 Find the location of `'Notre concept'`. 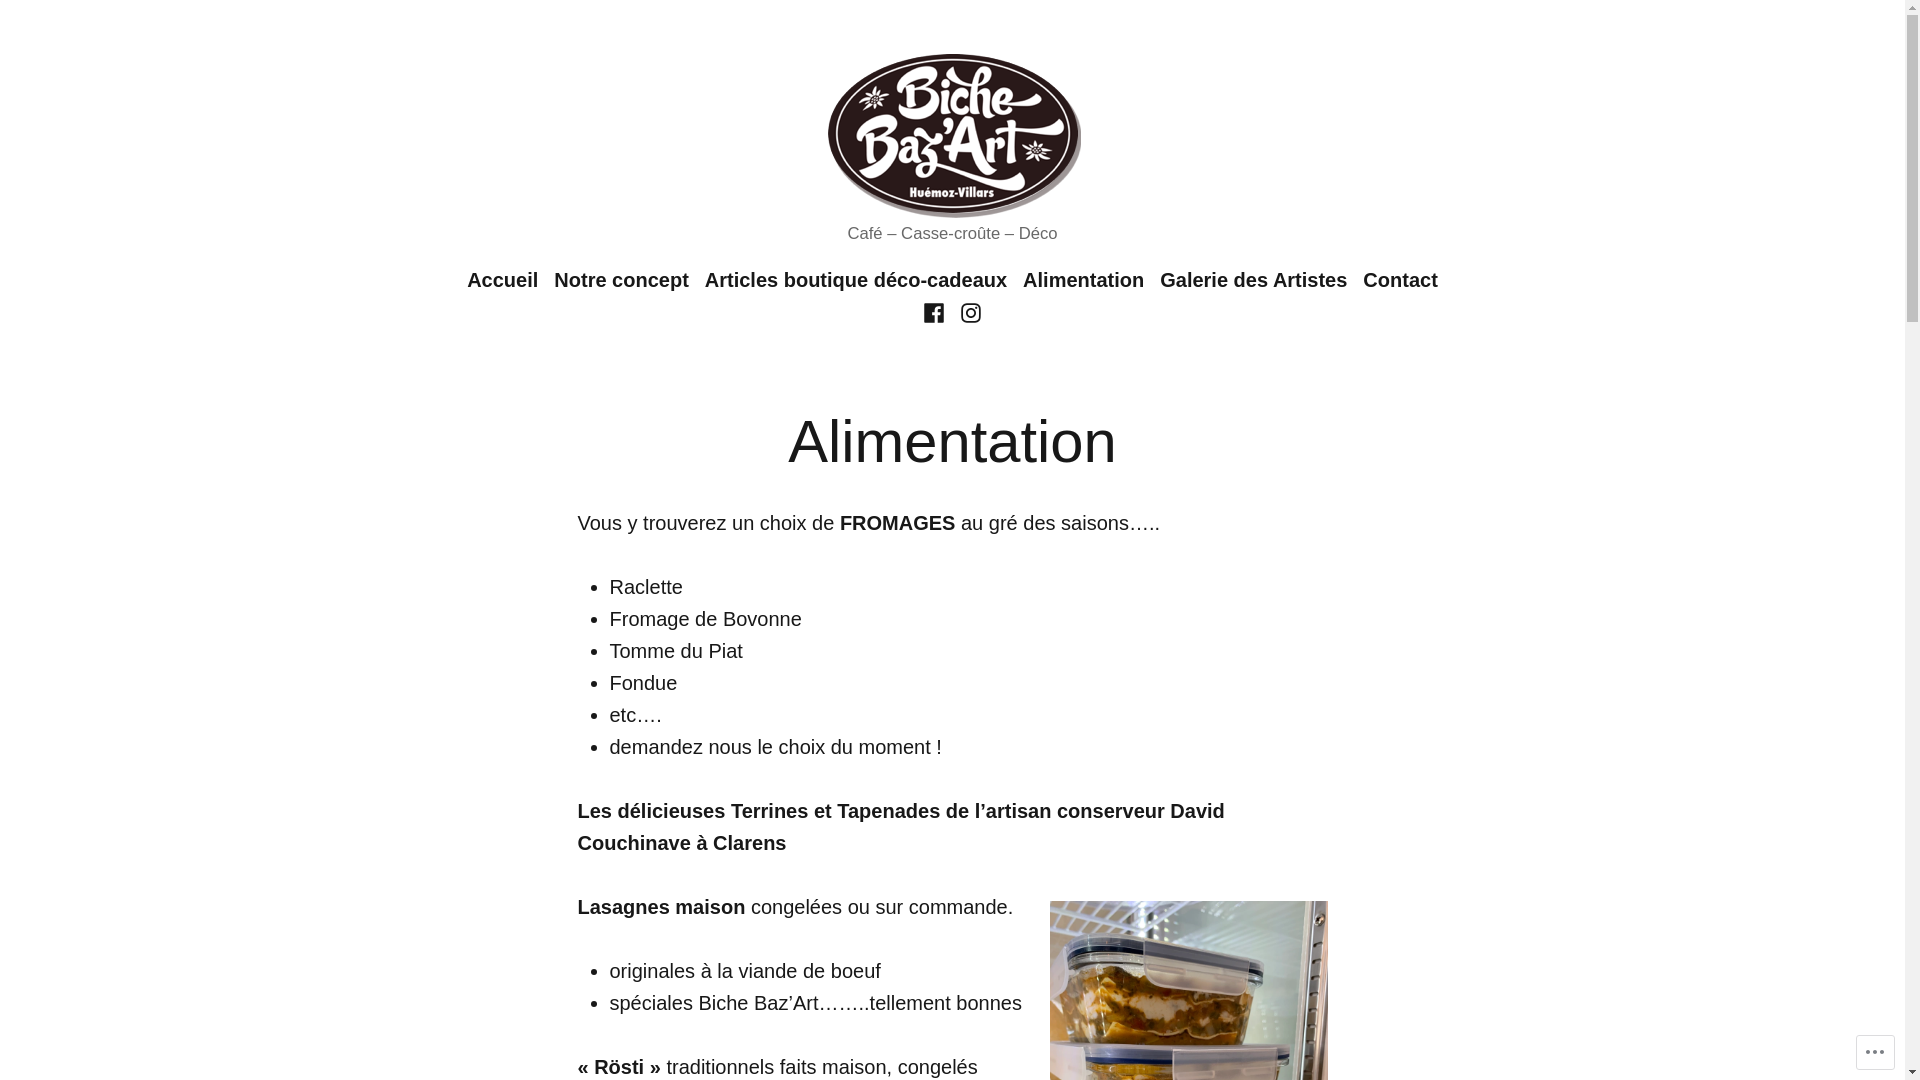

'Notre concept' is located at coordinates (619, 279).